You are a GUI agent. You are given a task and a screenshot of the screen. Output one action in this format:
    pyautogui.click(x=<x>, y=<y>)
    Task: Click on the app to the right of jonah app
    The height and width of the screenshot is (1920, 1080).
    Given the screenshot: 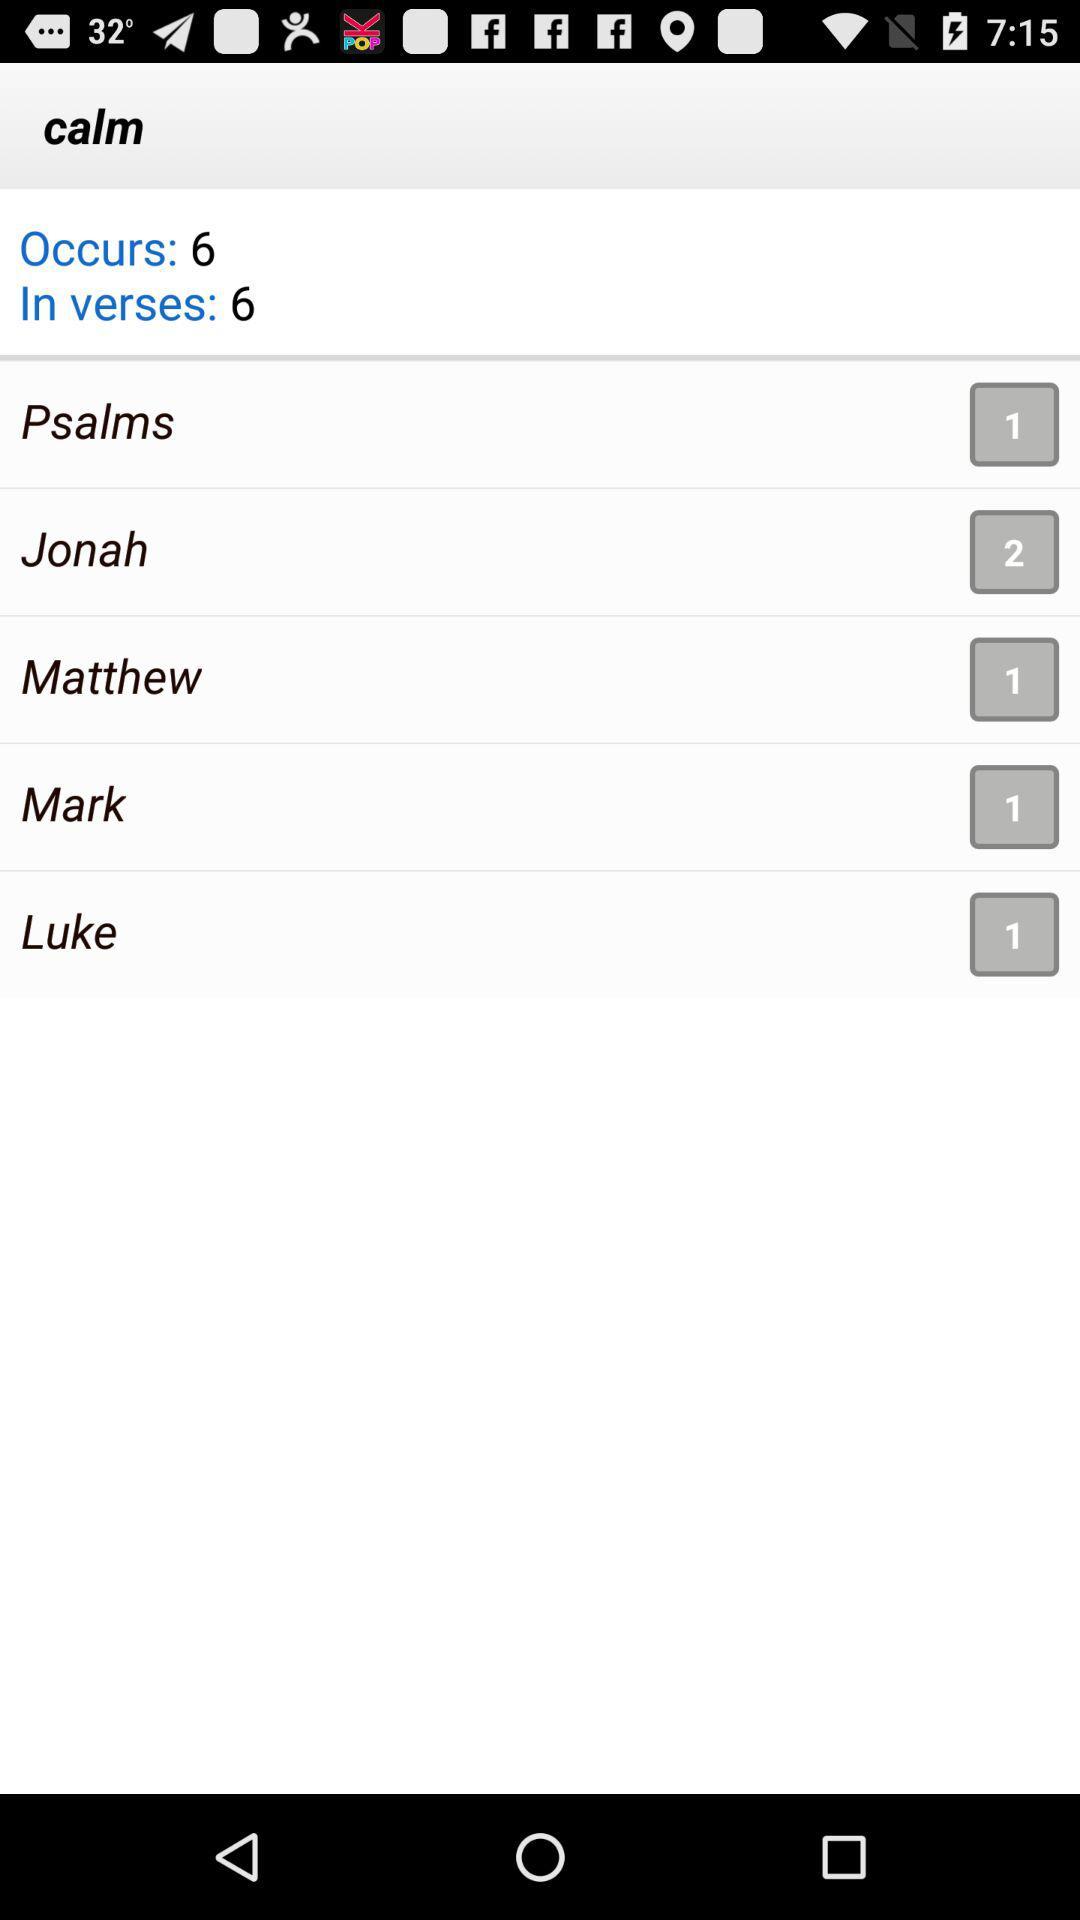 What is the action you would take?
    pyautogui.click(x=1014, y=552)
    